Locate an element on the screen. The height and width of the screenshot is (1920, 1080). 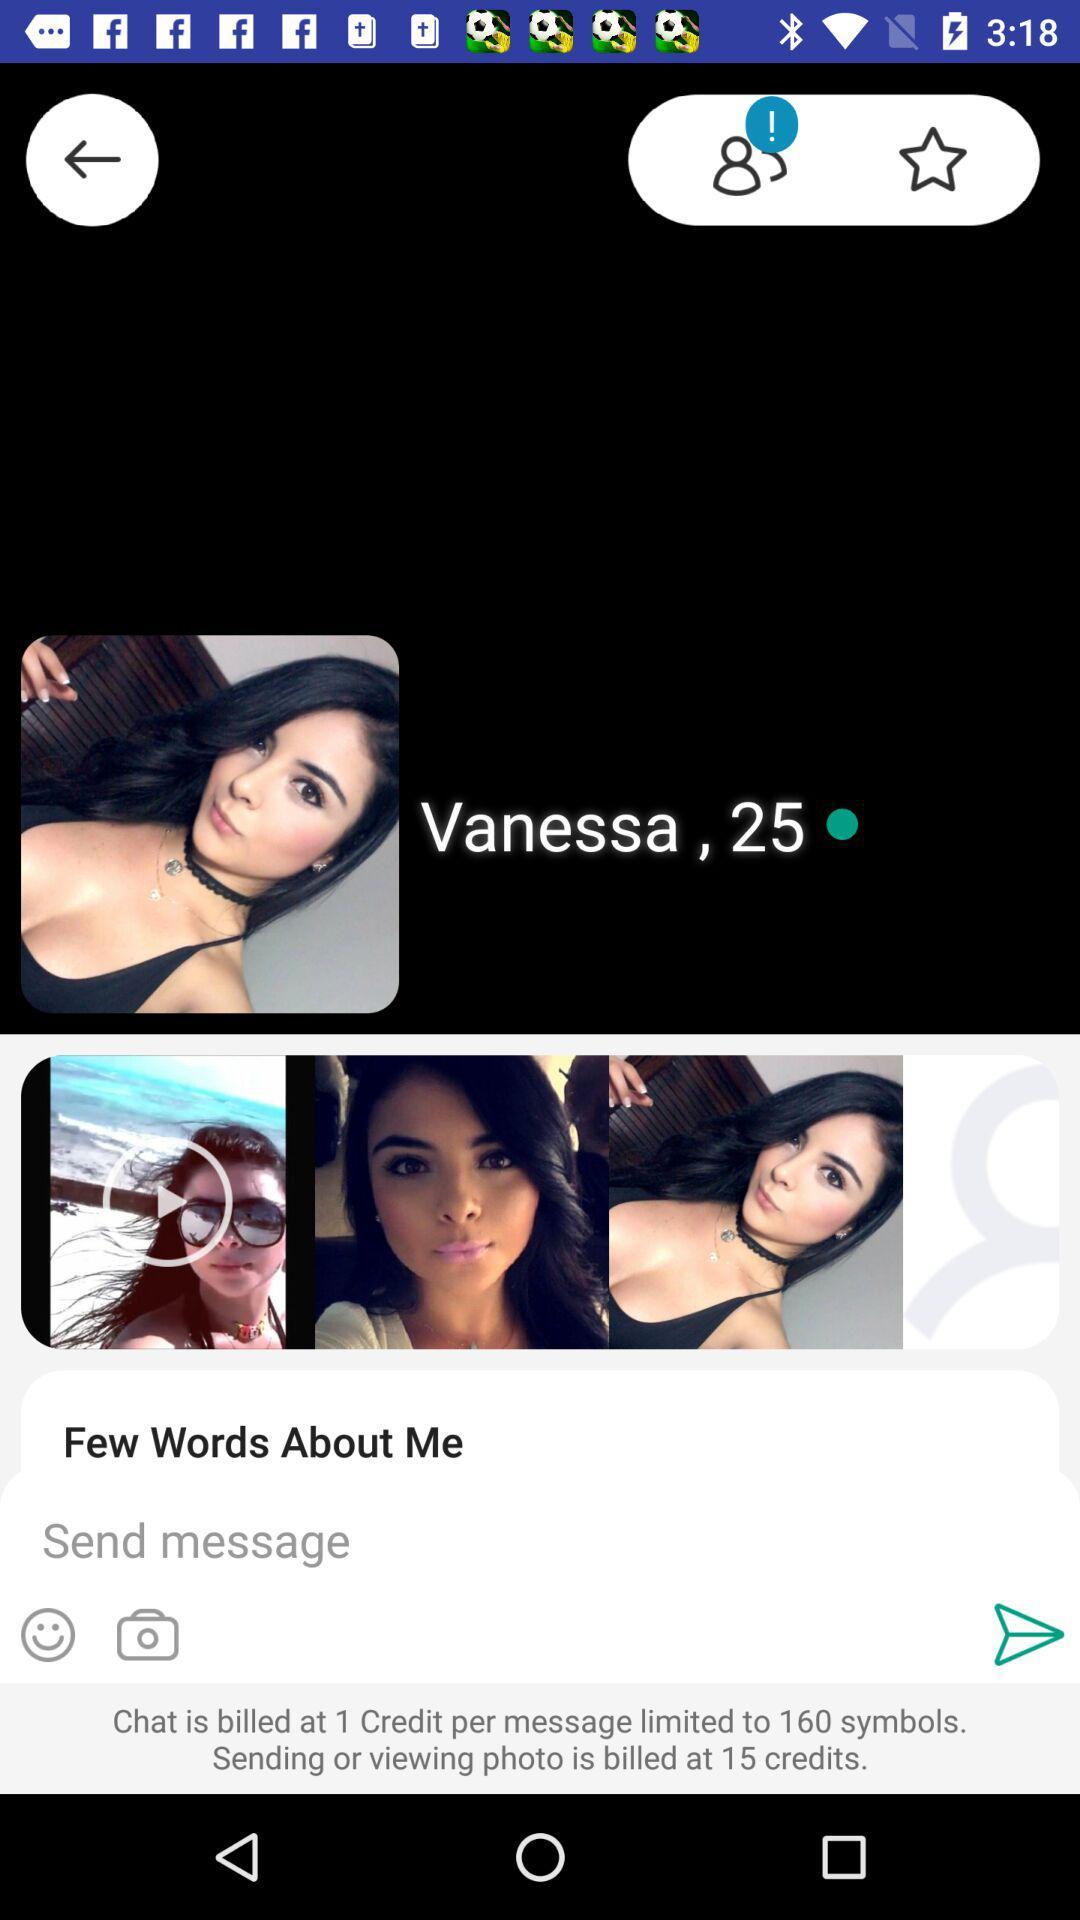
the star icon is located at coordinates (950, 163).